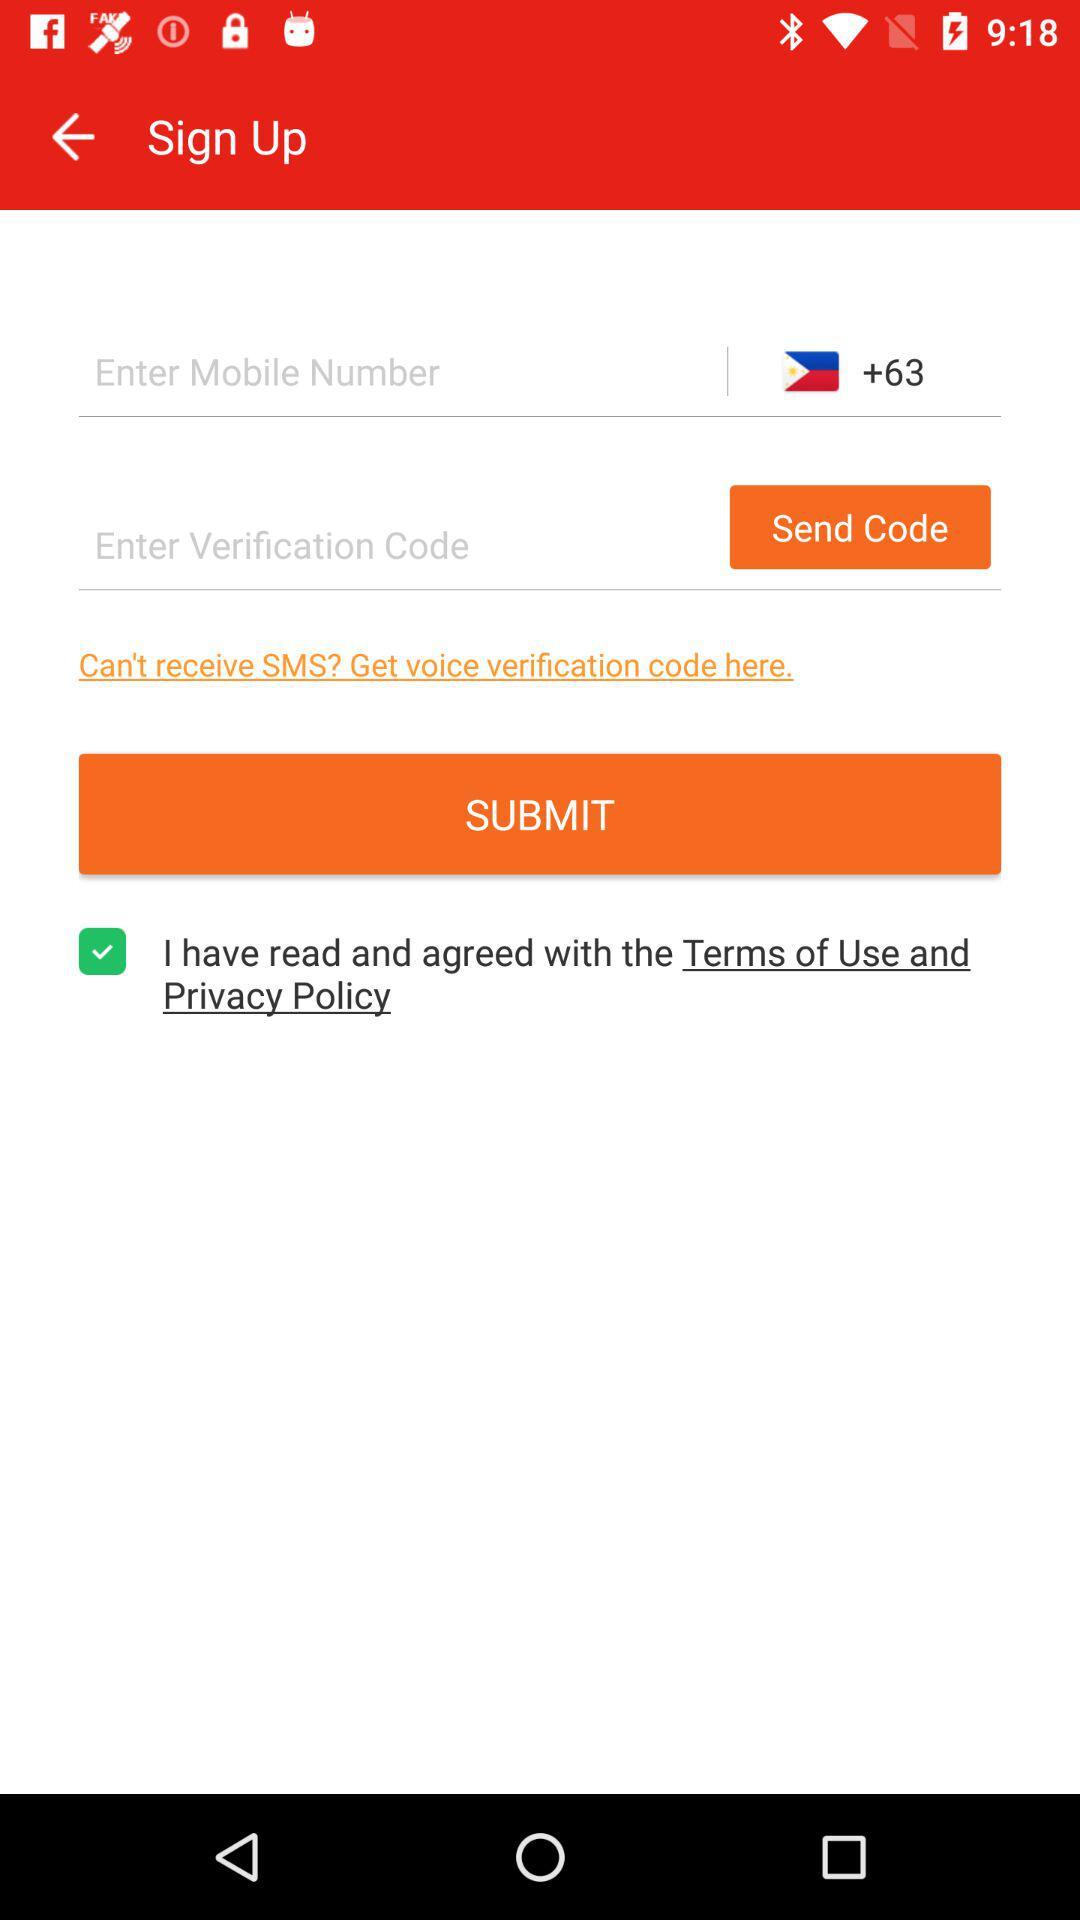 This screenshot has width=1080, height=1920. What do you see at coordinates (540, 814) in the screenshot?
I see `the item below can t receive icon` at bounding box center [540, 814].